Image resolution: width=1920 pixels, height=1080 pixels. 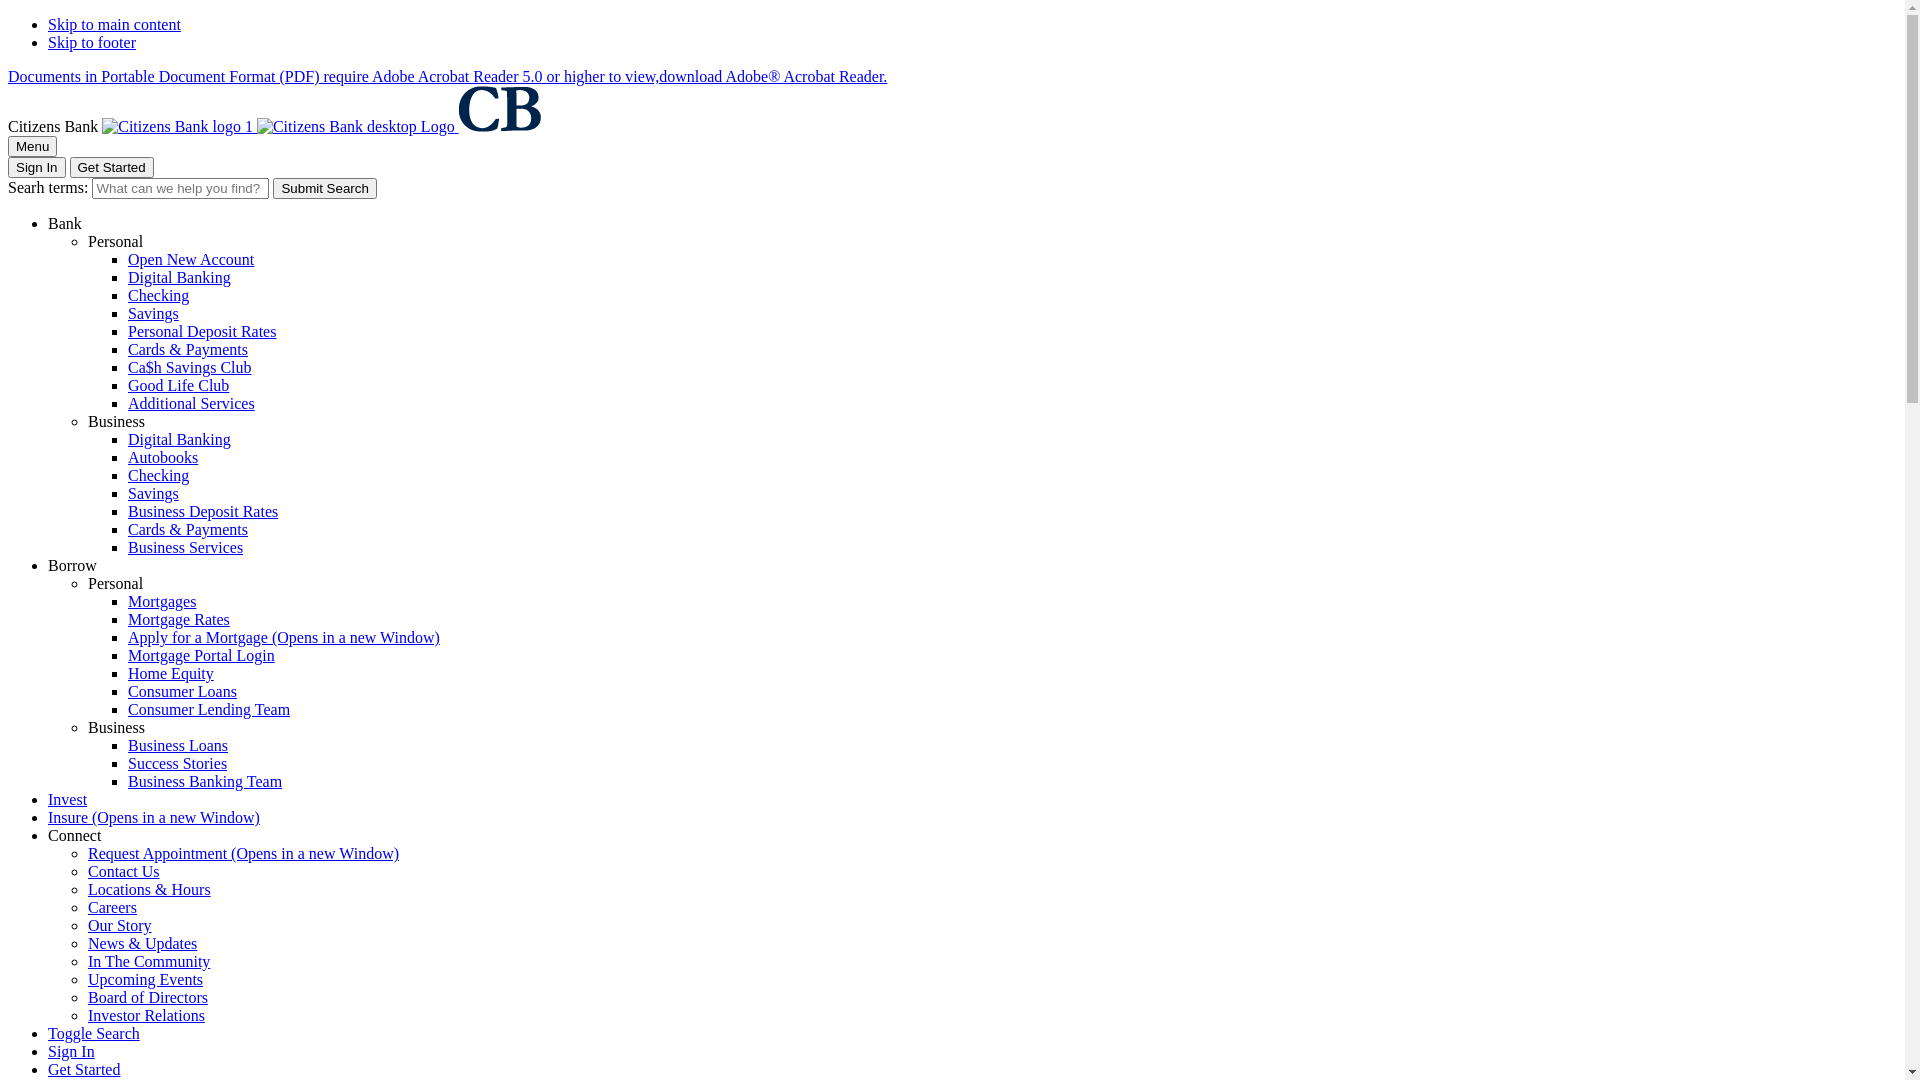 What do you see at coordinates (209, 708) in the screenshot?
I see `'Consumer Lending Team'` at bounding box center [209, 708].